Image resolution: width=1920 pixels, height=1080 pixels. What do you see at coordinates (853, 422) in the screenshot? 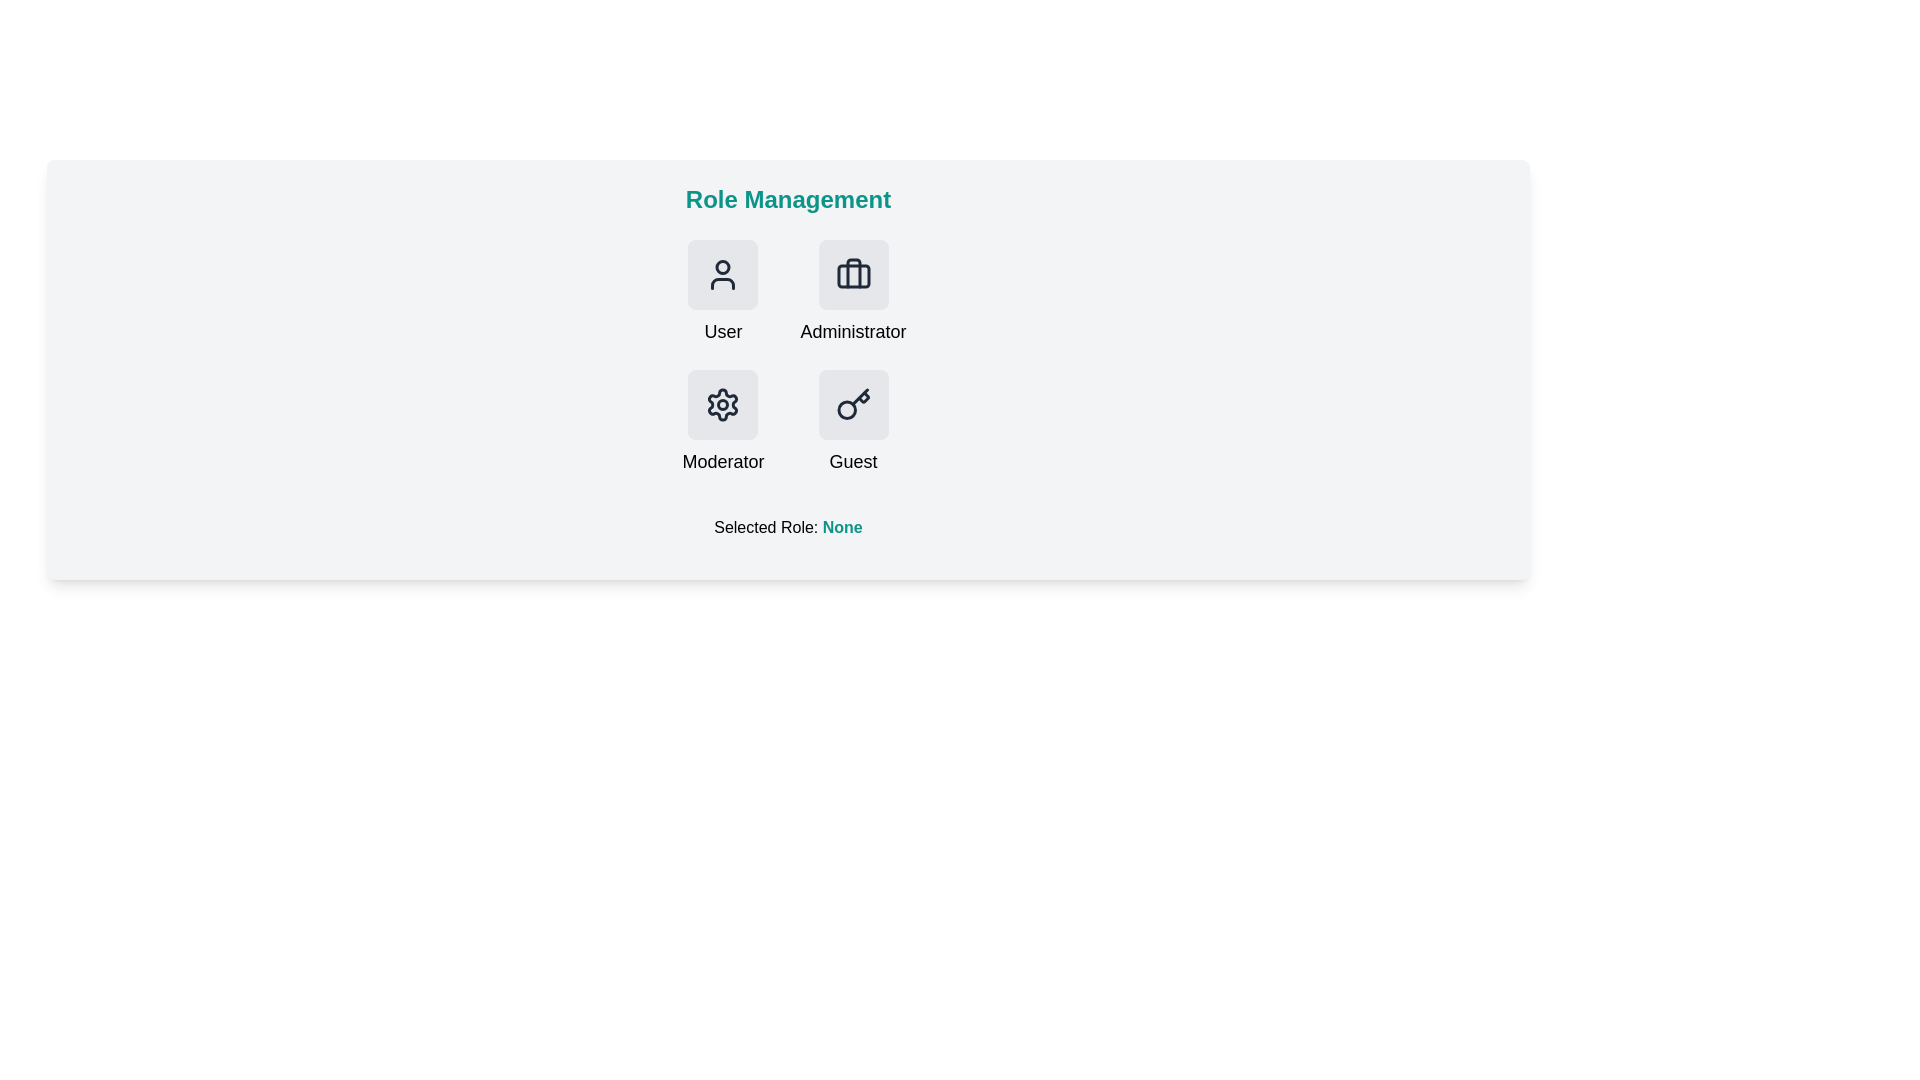
I see `the 'Guest' user role button located in the bottom-right quadrant of the interface, beneath the 'Administrator' role and to the right of the 'Moderator' role` at bounding box center [853, 422].